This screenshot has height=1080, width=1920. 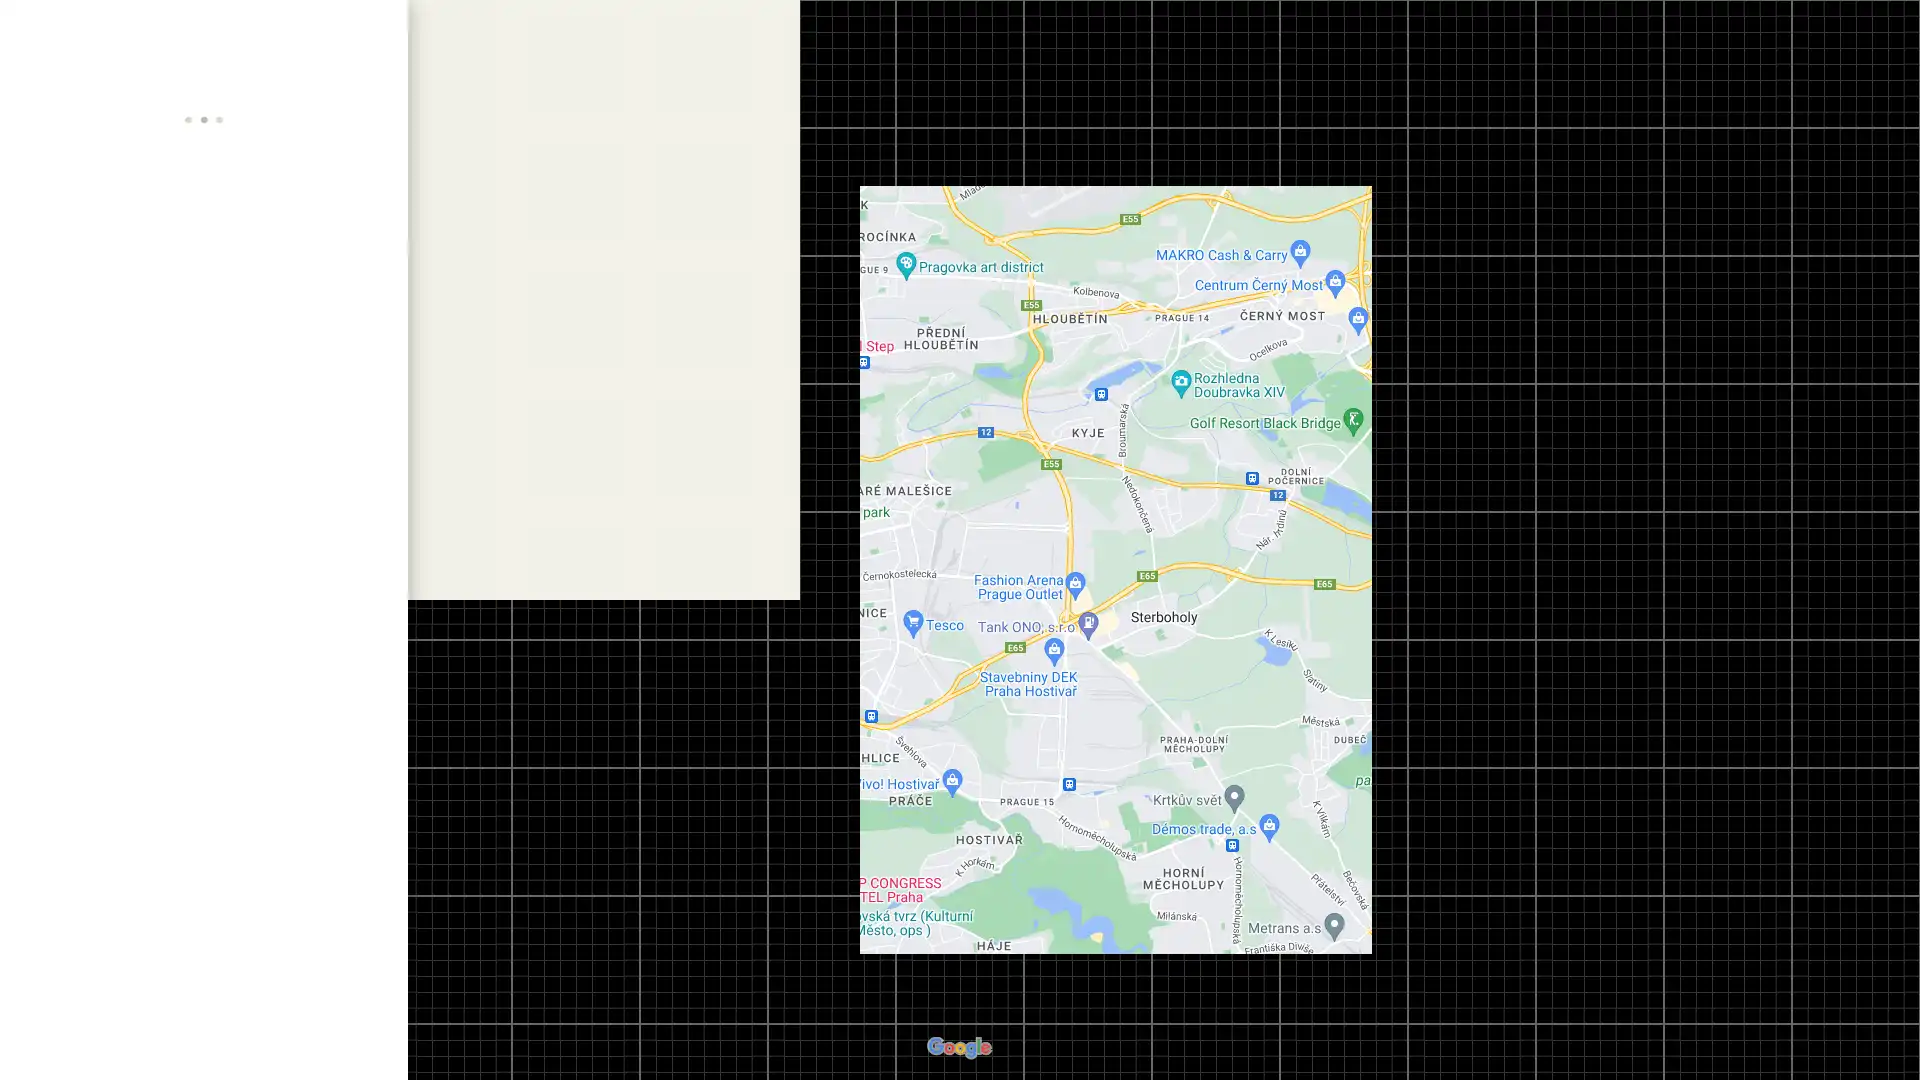 What do you see at coordinates (349, 390) in the screenshot?
I see `Share TOVARNA.CZ, s.r.o.` at bounding box center [349, 390].